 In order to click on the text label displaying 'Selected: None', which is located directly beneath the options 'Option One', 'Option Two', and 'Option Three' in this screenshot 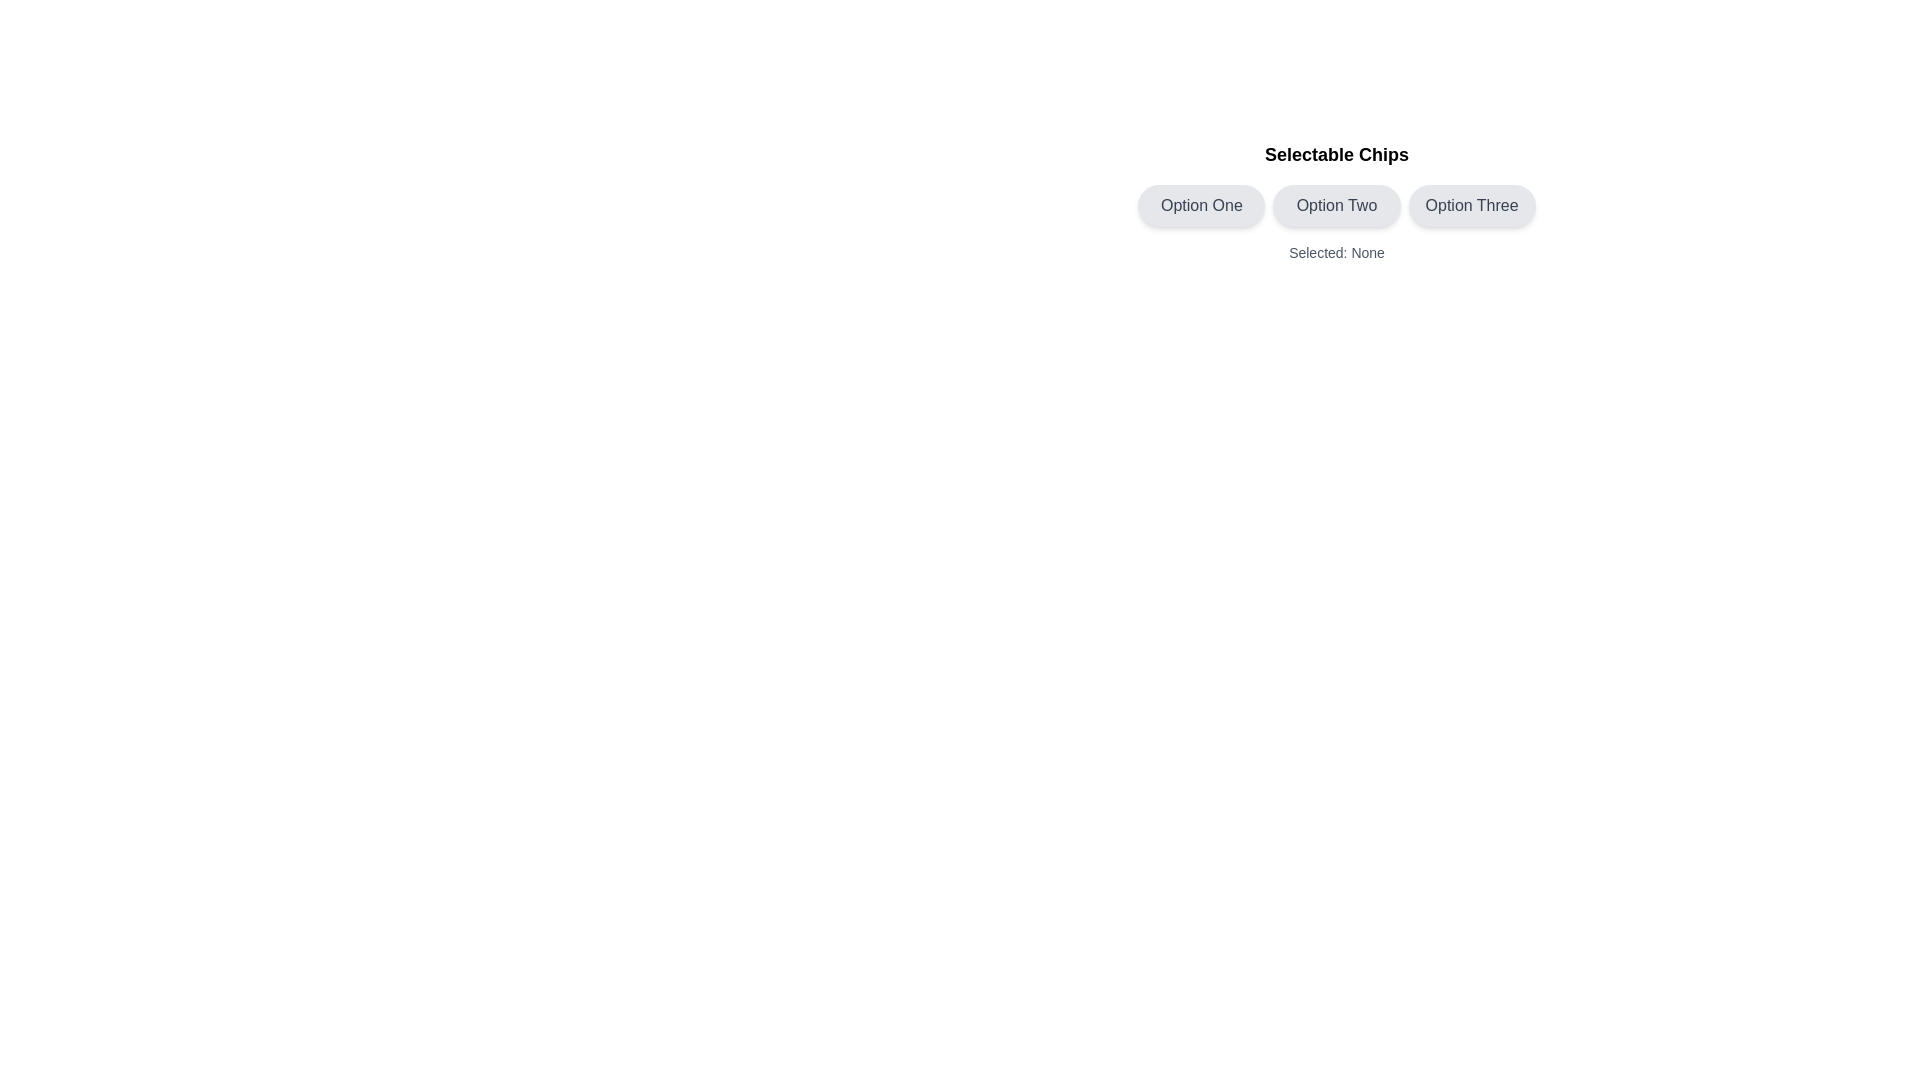, I will do `click(1336, 252)`.